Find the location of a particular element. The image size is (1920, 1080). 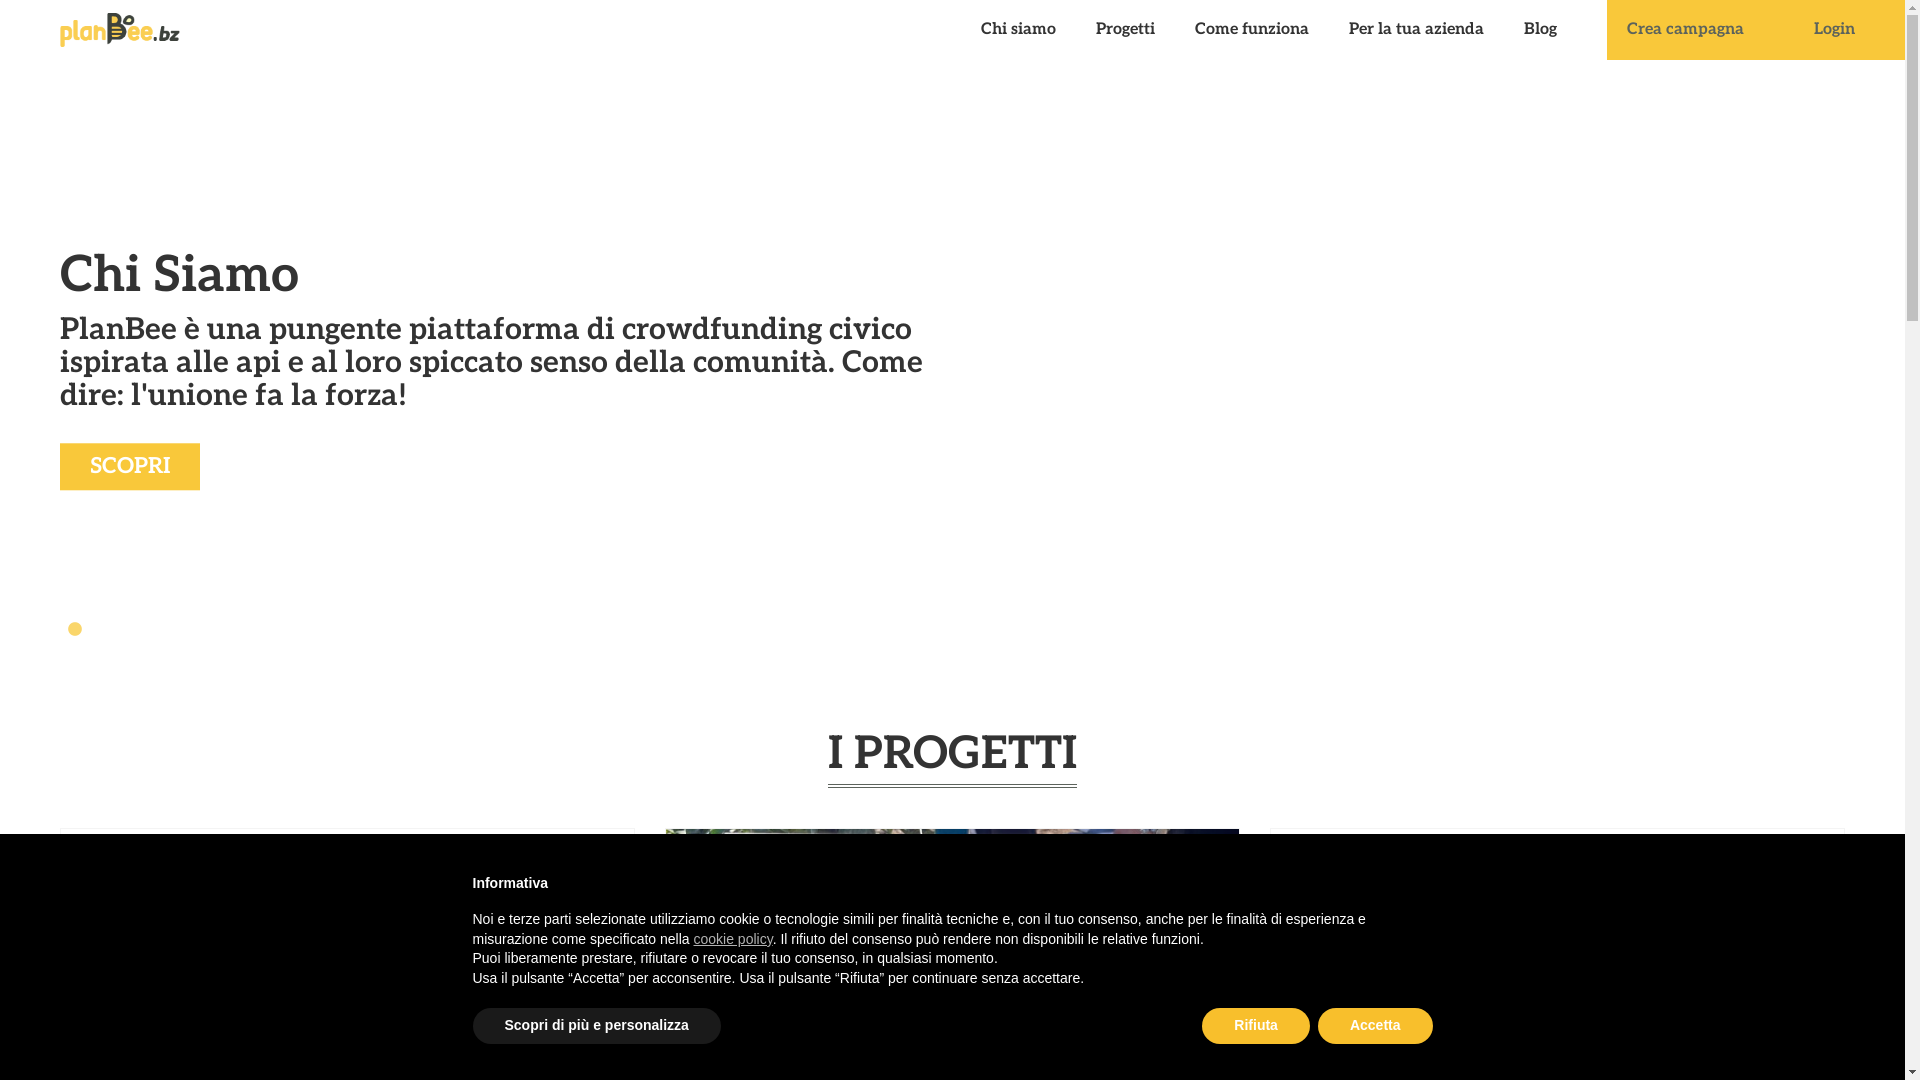

'Per la tua azienda' is located at coordinates (1415, 30).